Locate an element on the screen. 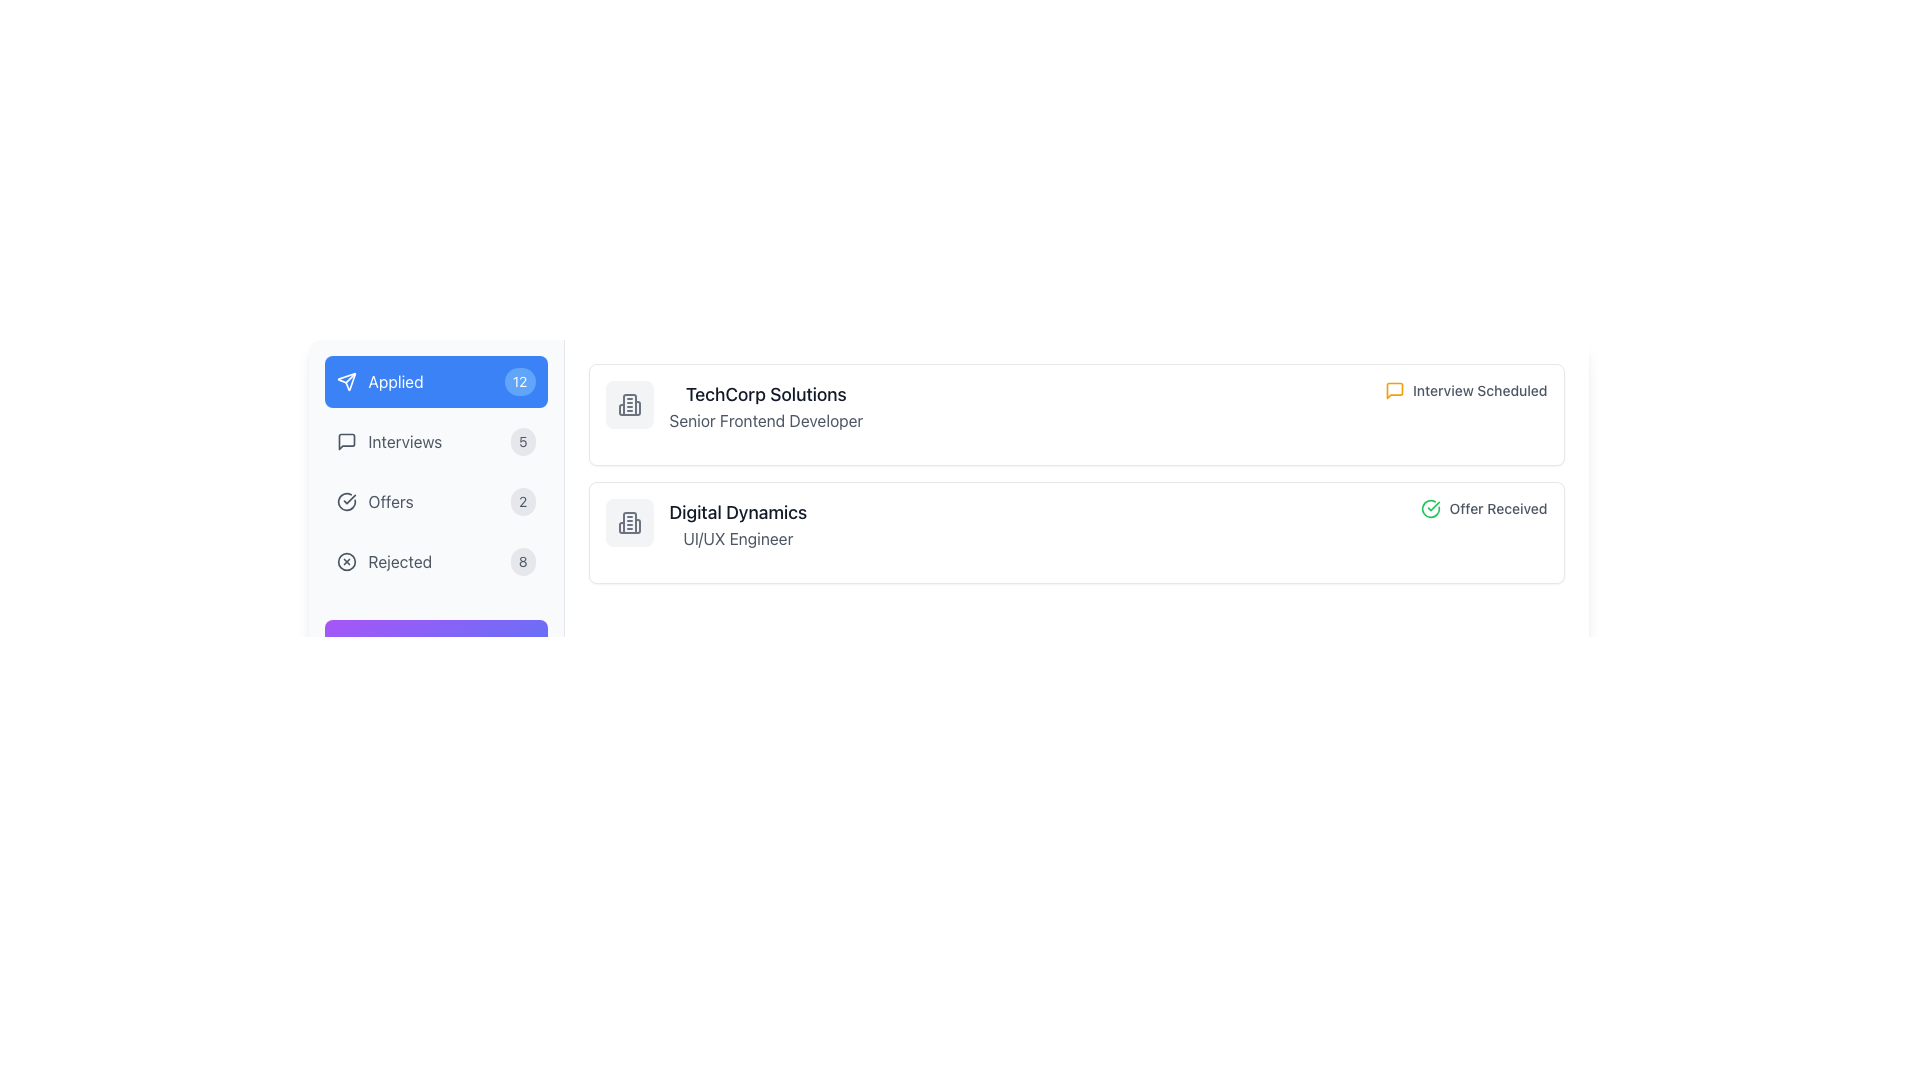  the 'TechCorp Solutions' text label is located at coordinates (765, 406).